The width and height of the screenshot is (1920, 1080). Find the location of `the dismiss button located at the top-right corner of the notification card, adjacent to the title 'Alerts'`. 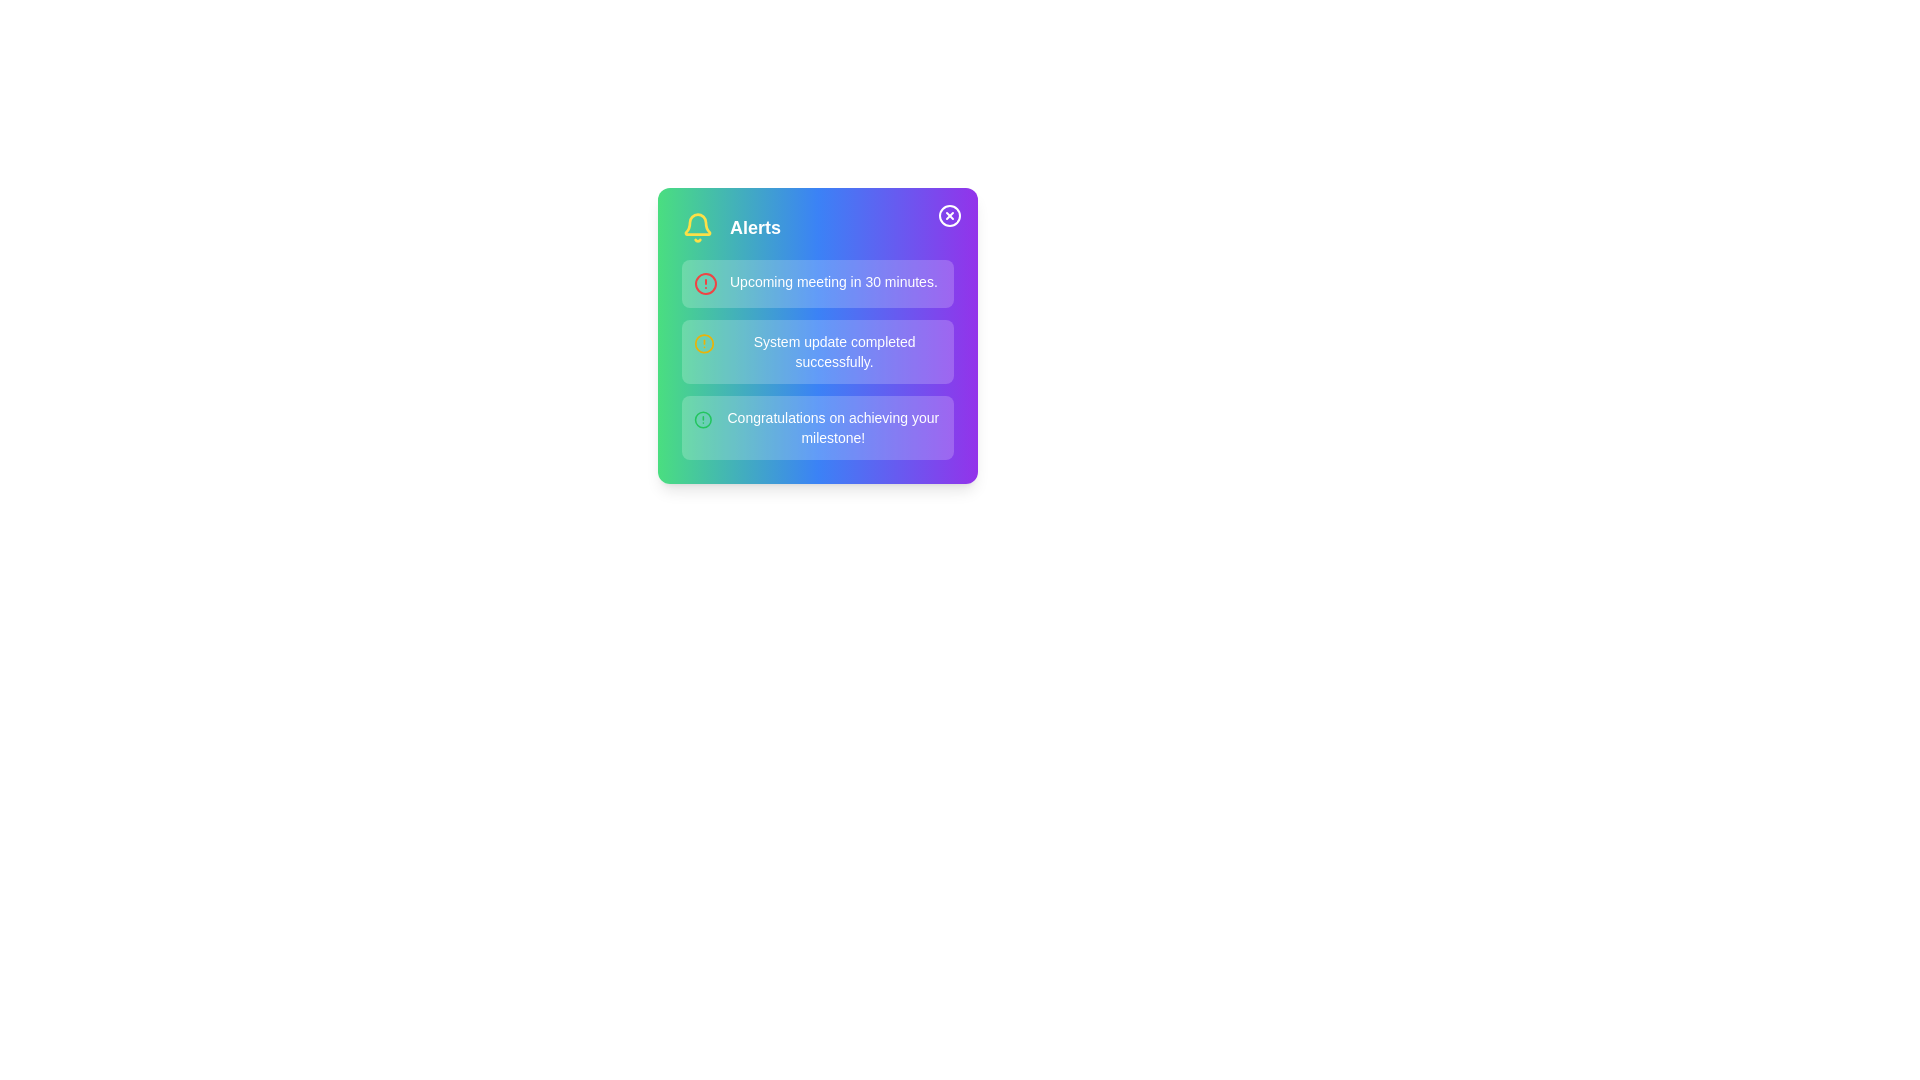

the dismiss button located at the top-right corner of the notification card, adjacent to the title 'Alerts' is located at coordinates (949, 216).